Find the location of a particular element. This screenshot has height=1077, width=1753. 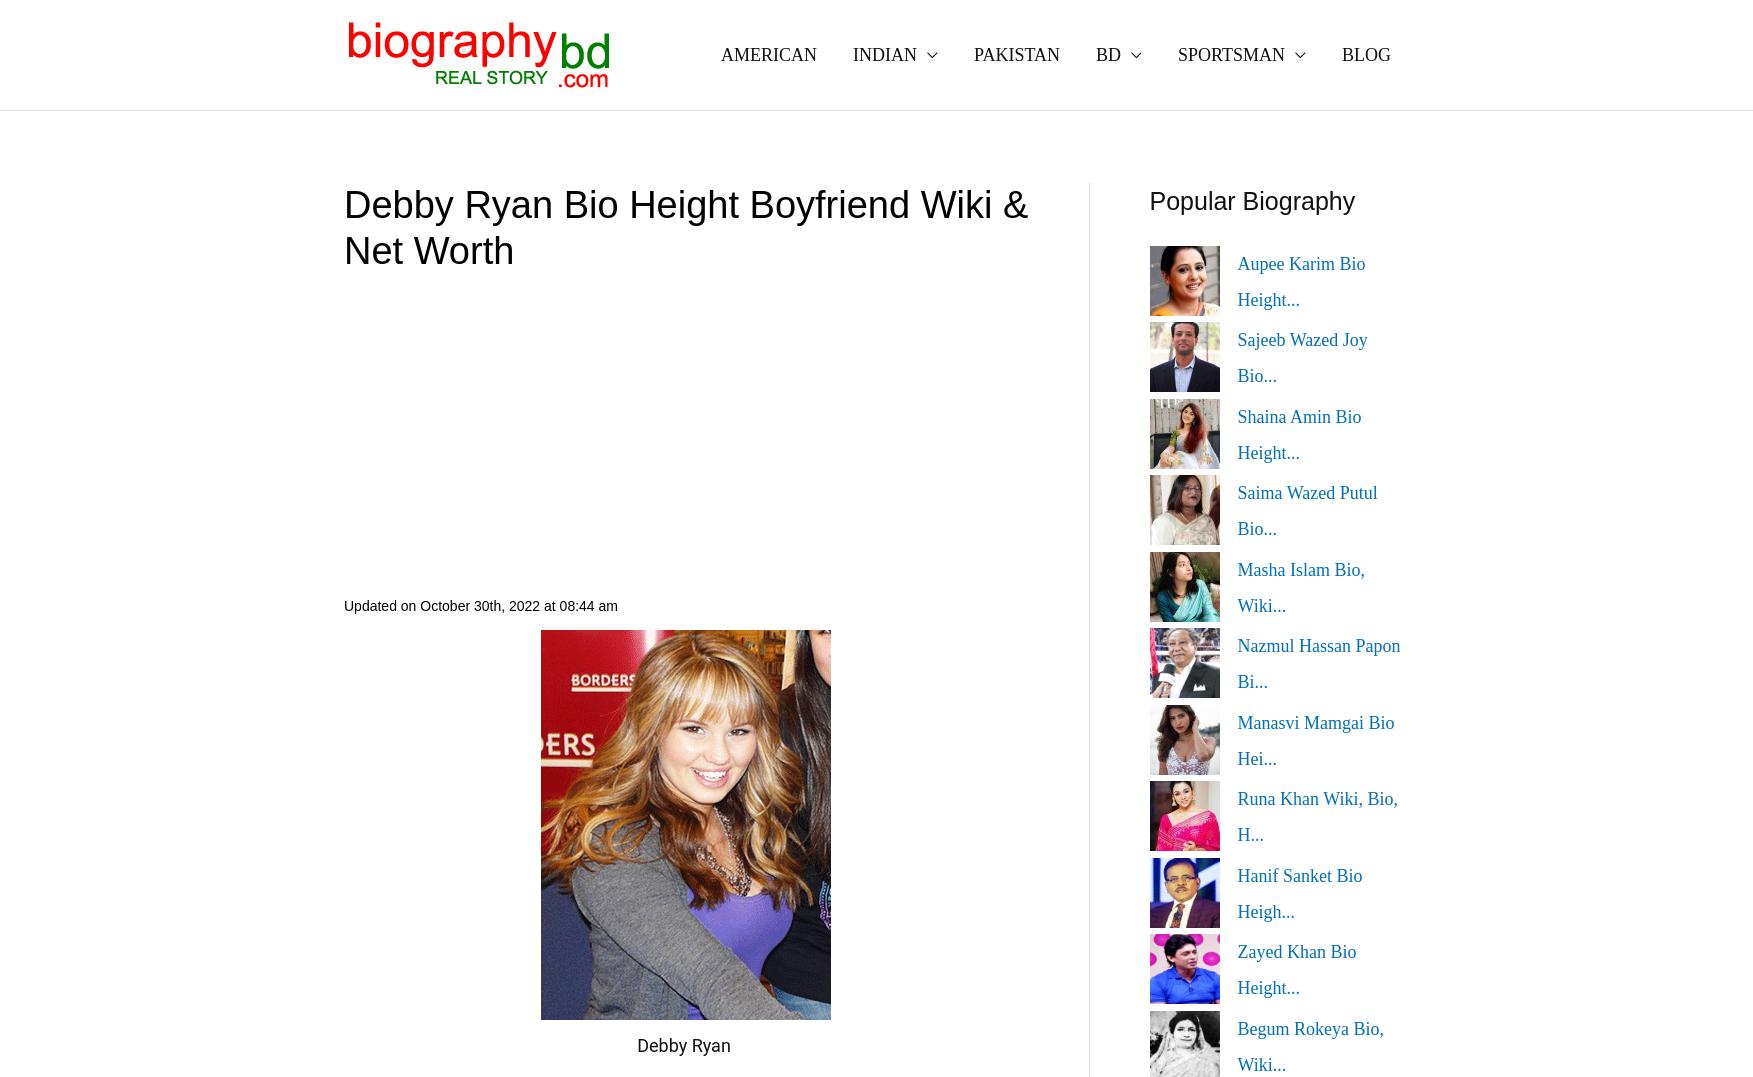

'Sajeeb Wazed Joy Bio...' is located at coordinates (1301, 356).